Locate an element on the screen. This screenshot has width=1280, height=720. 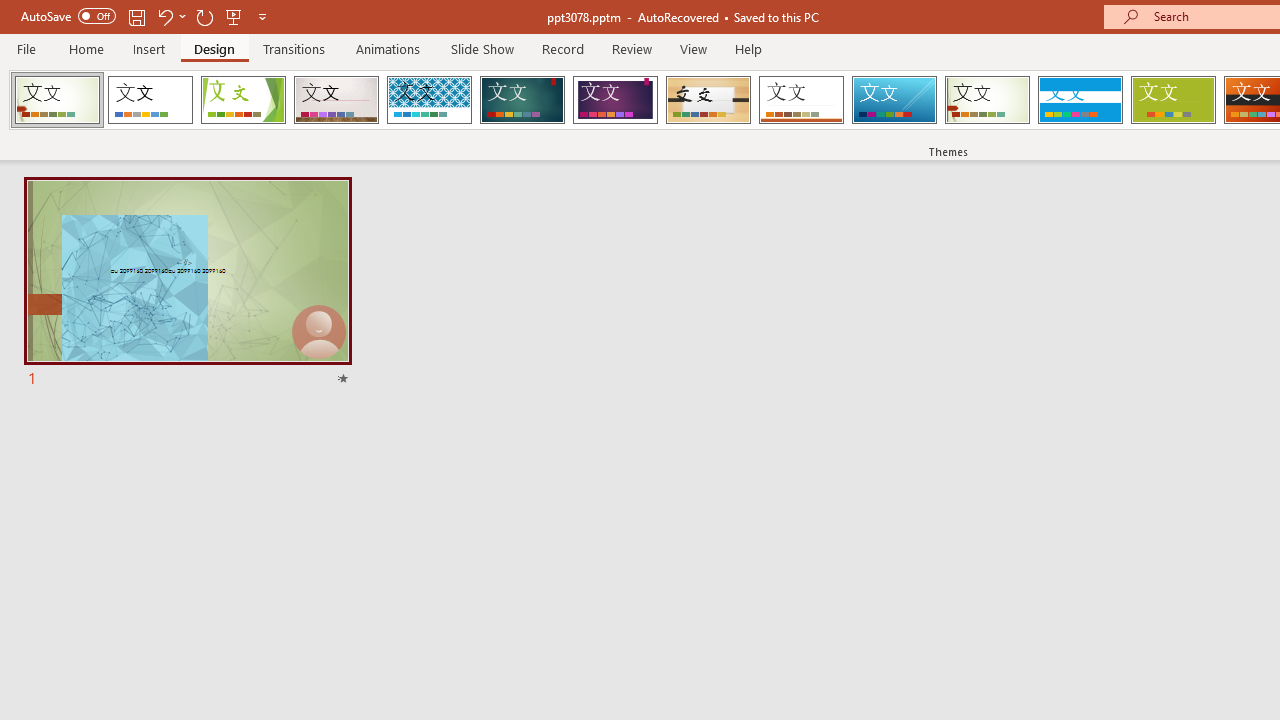
'Slice' is located at coordinates (893, 100).